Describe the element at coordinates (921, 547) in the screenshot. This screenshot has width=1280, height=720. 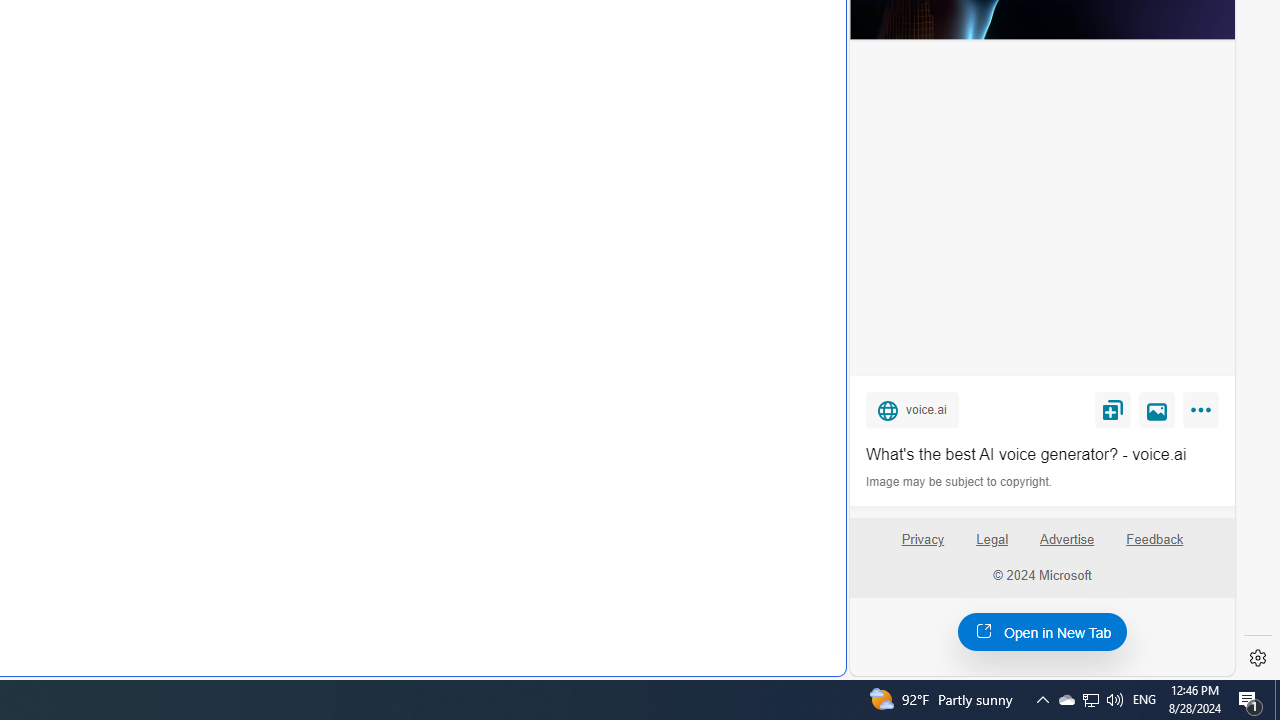
I see `'Privacy'` at that location.